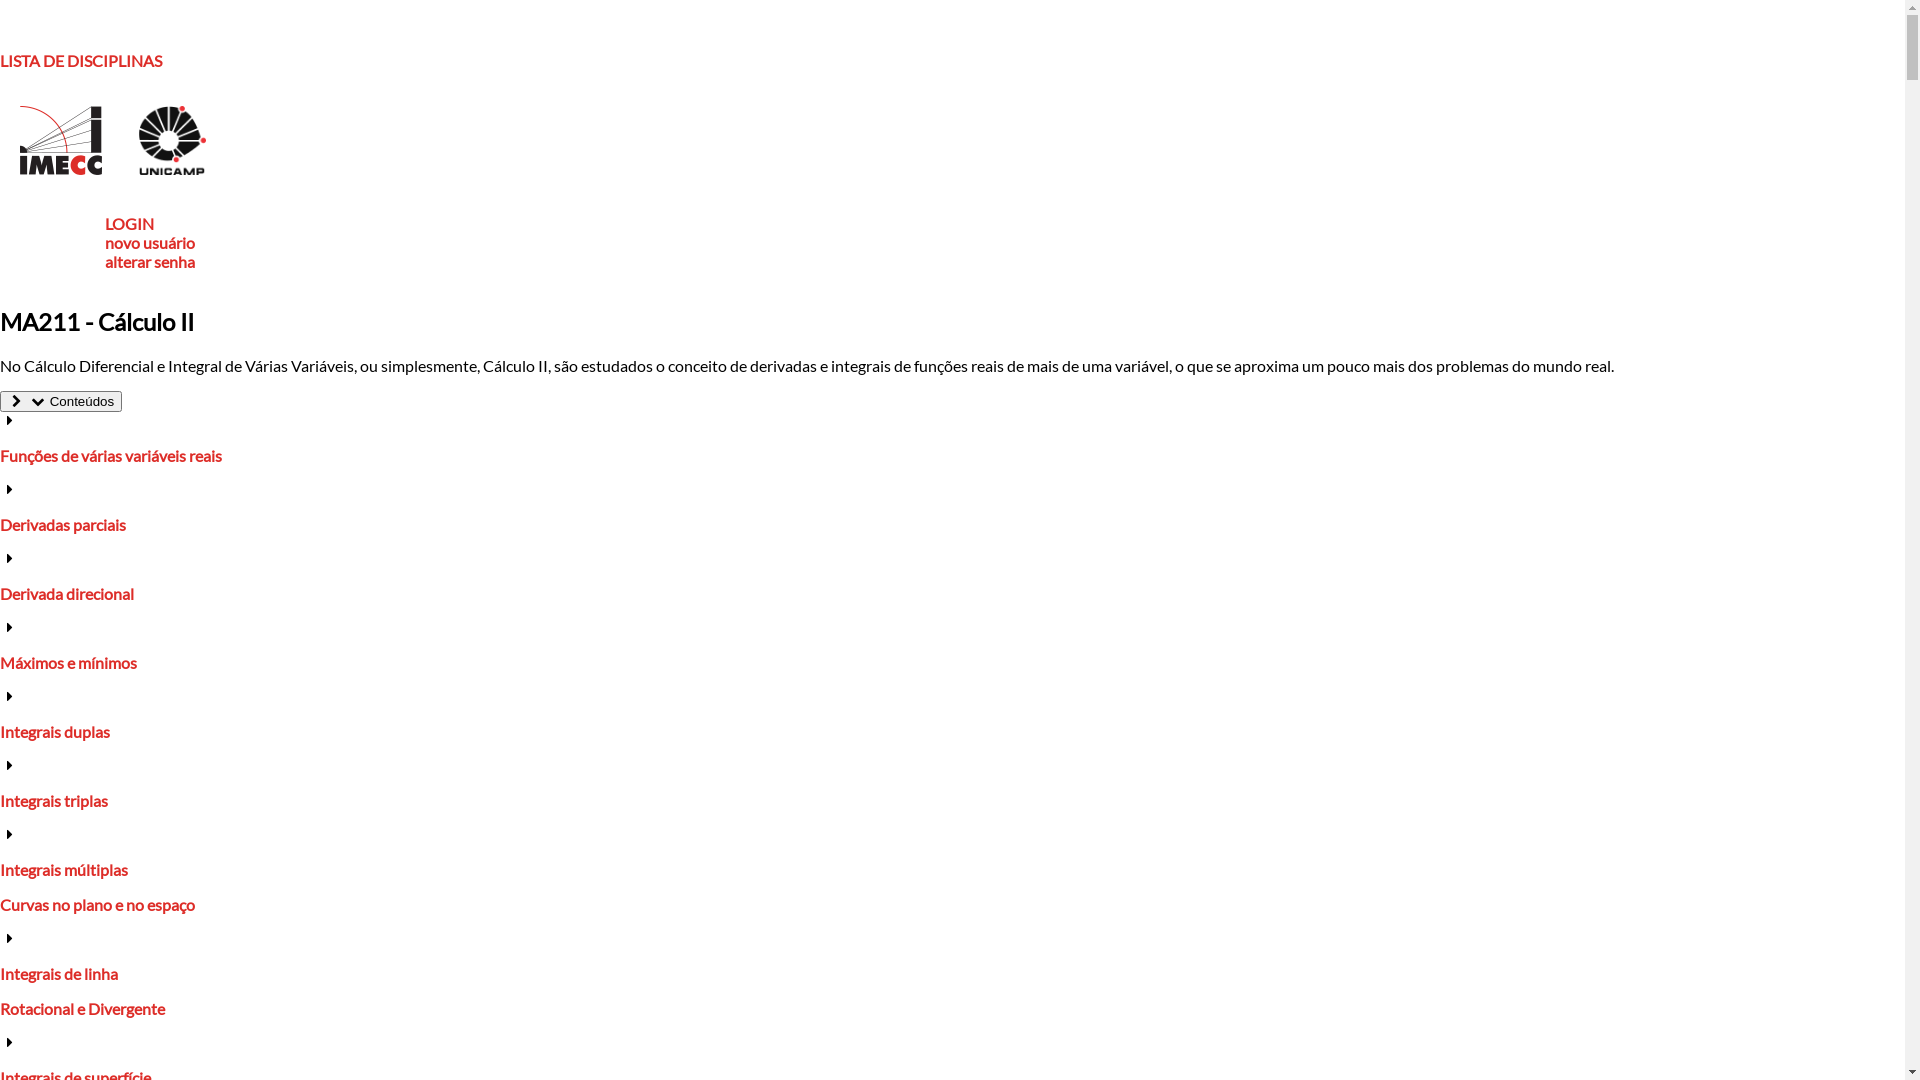  I want to click on 'Integrais duplas', so click(54, 731).